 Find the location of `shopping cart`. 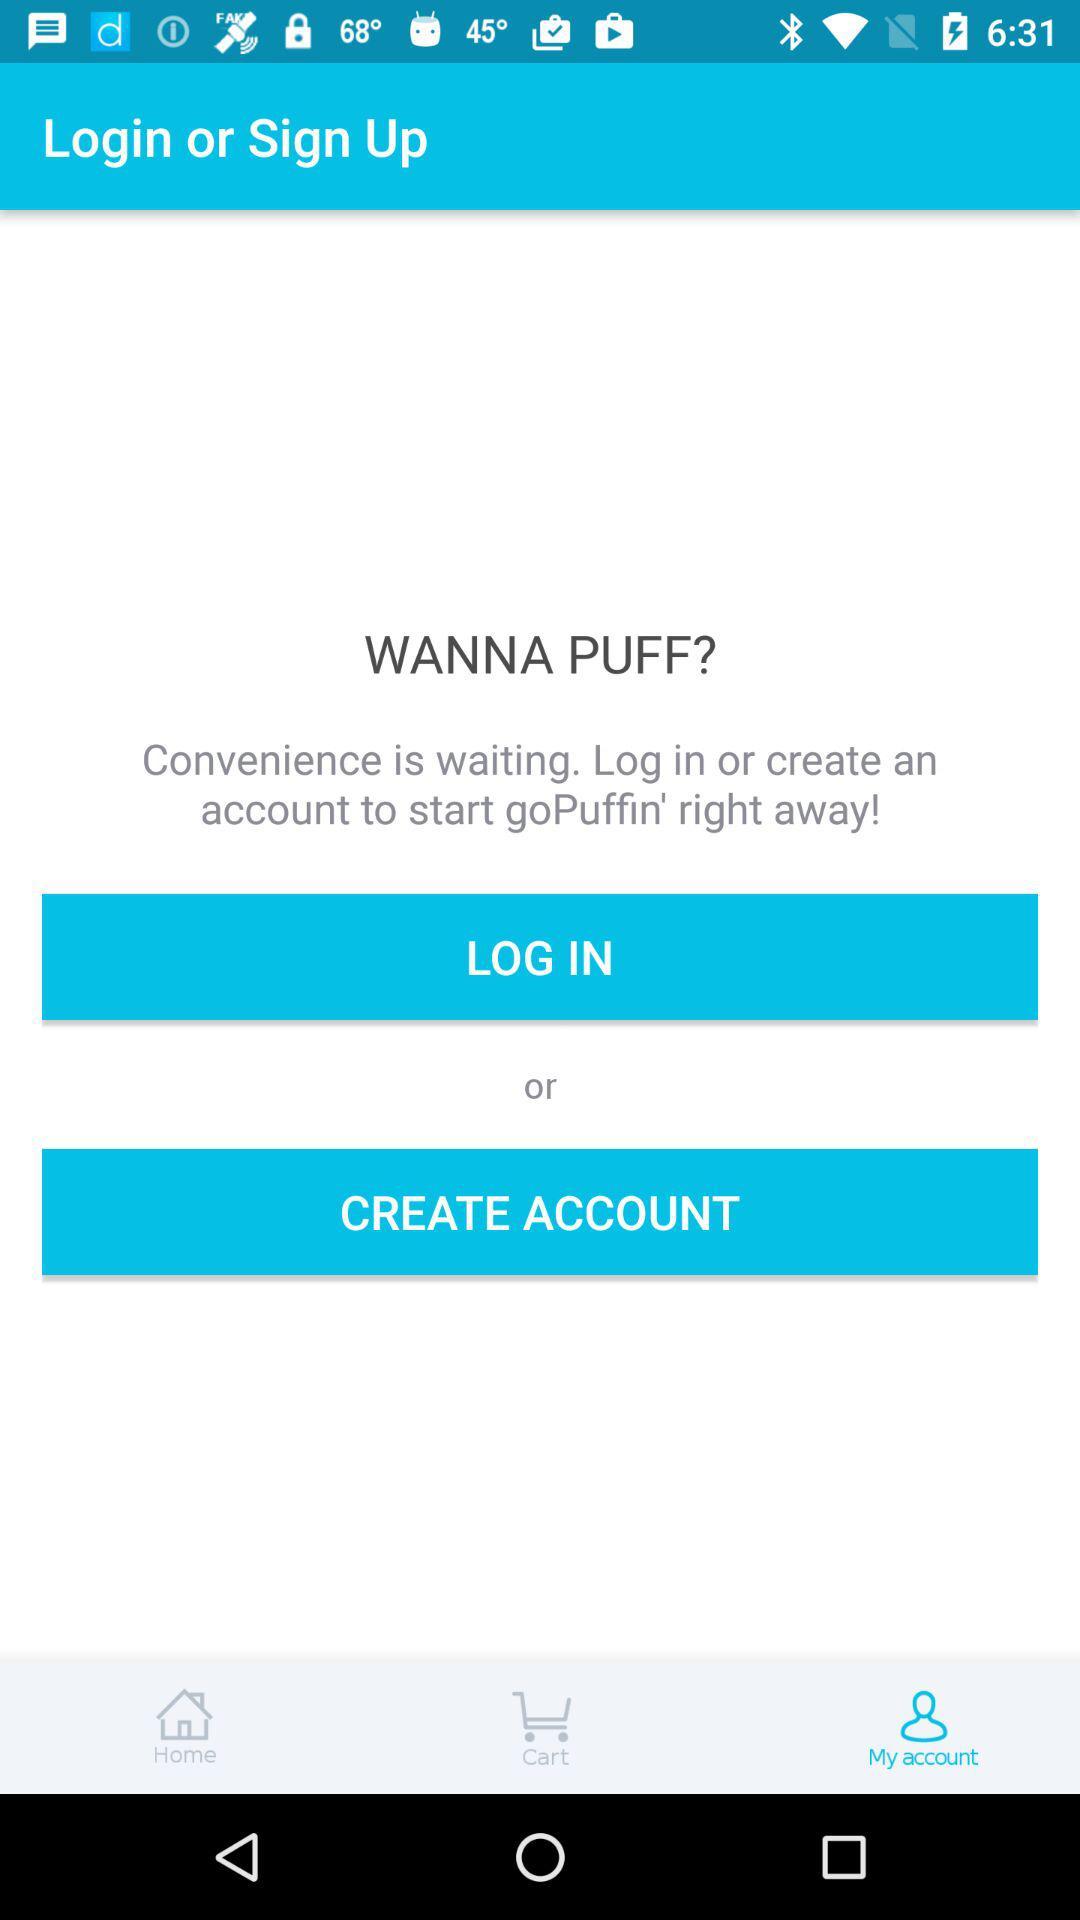

shopping cart is located at coordinates (540, 1727).